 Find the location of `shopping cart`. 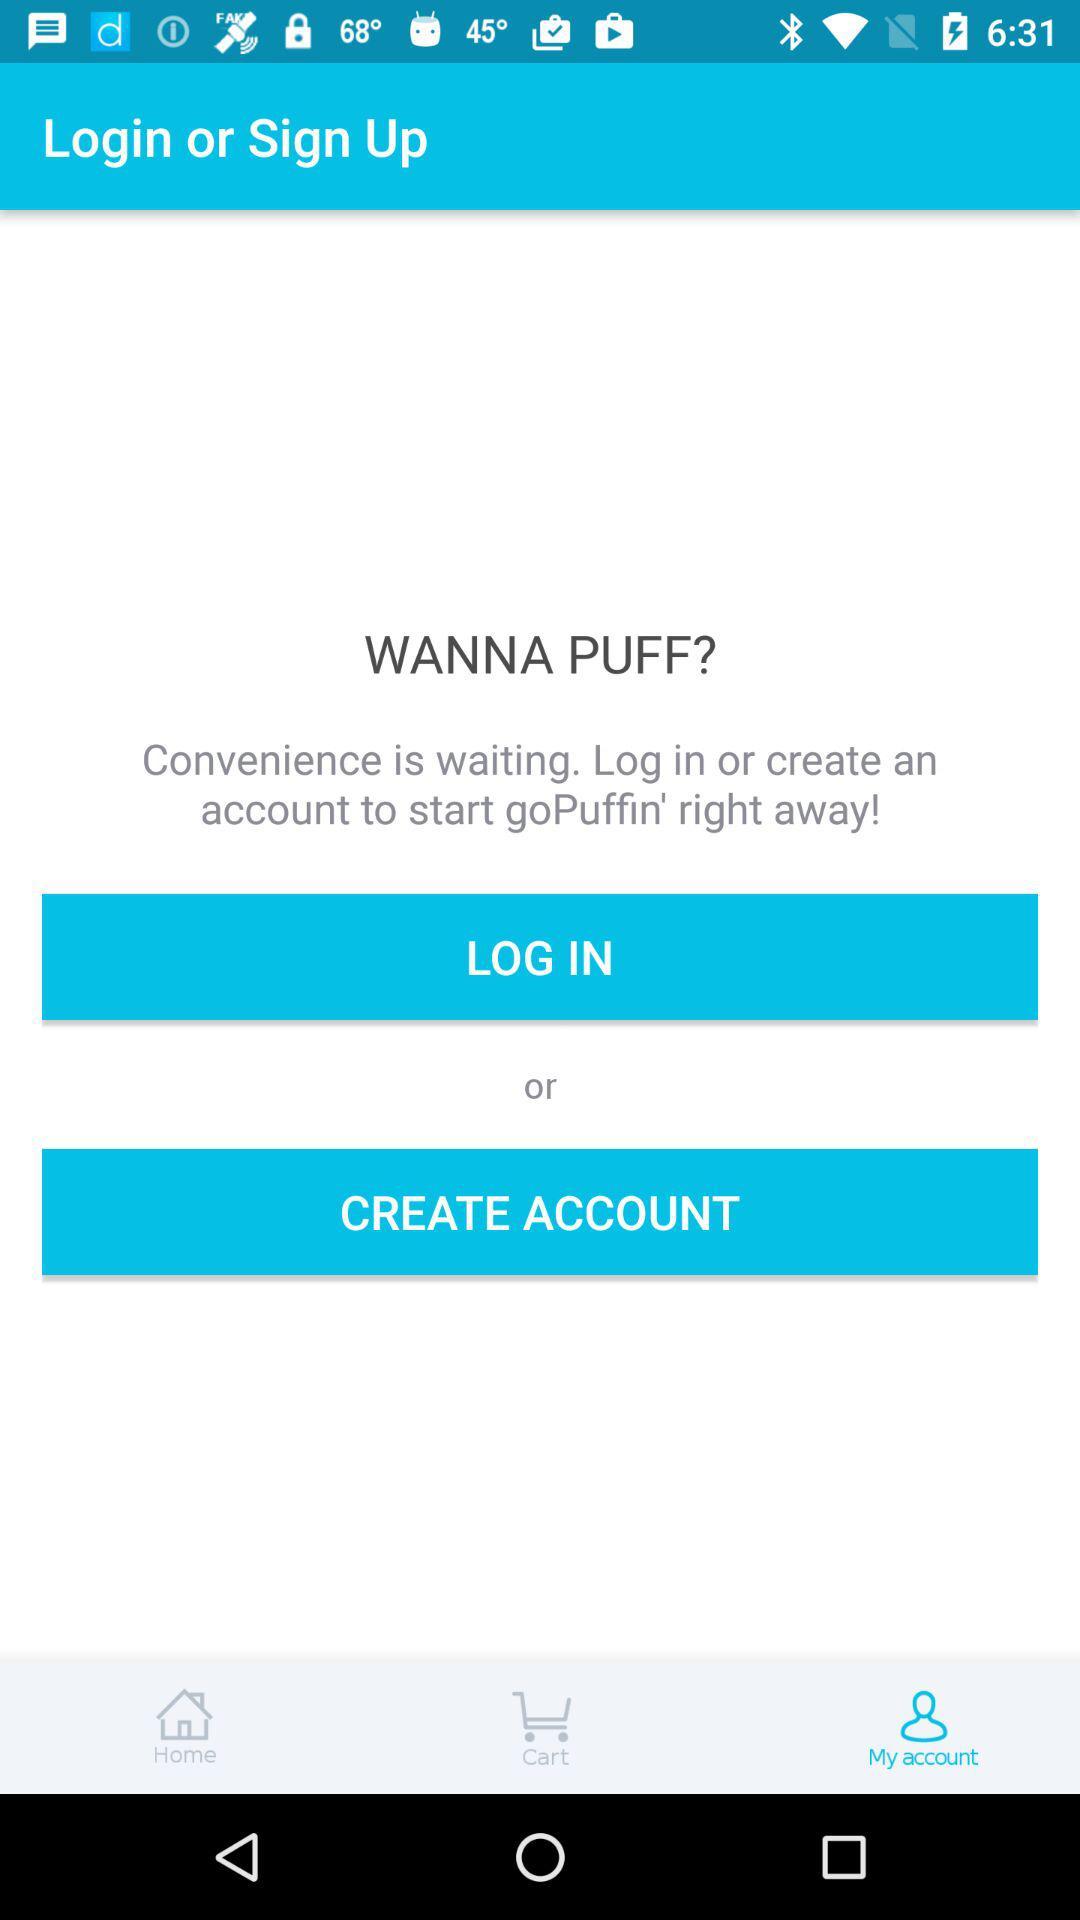

shopping cart is located at coordinates (540, 1727).